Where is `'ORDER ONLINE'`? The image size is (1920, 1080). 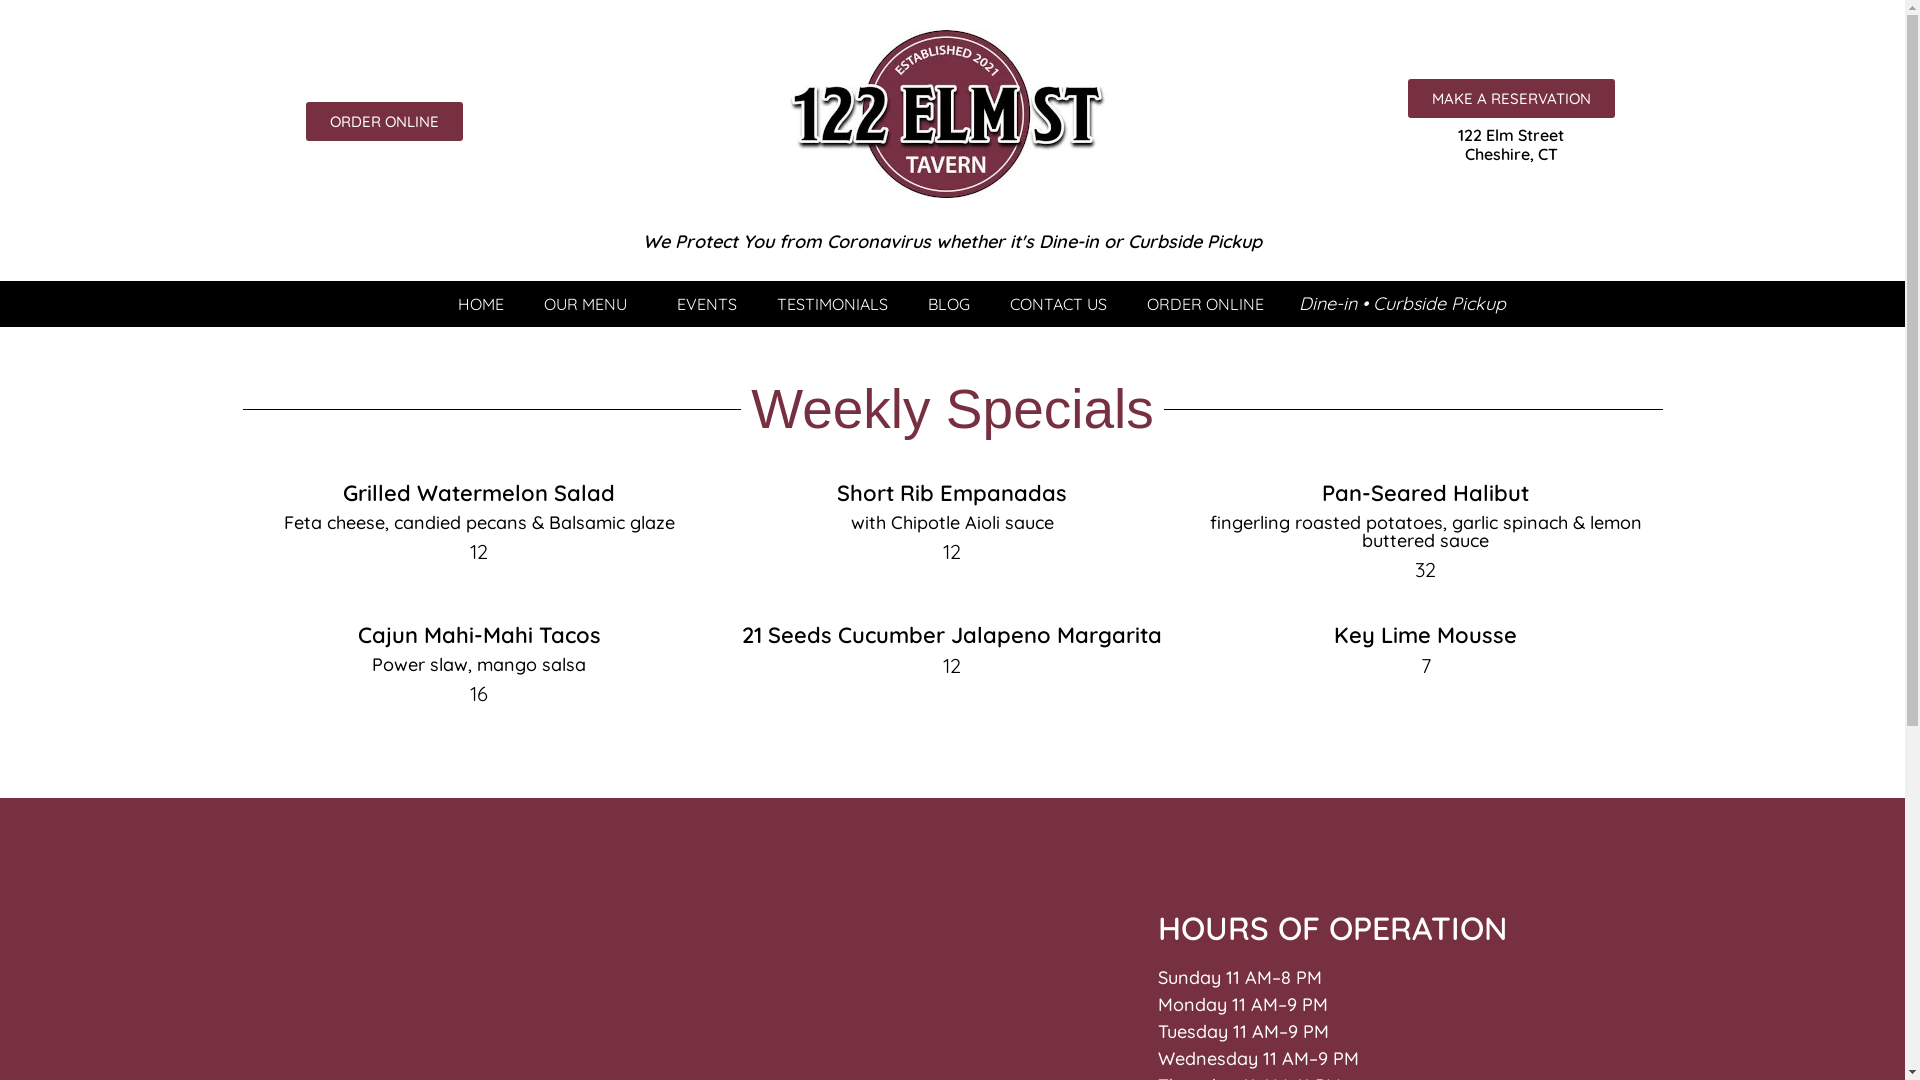 'ORDER ONLINE' is located at coordinates (384, 121).